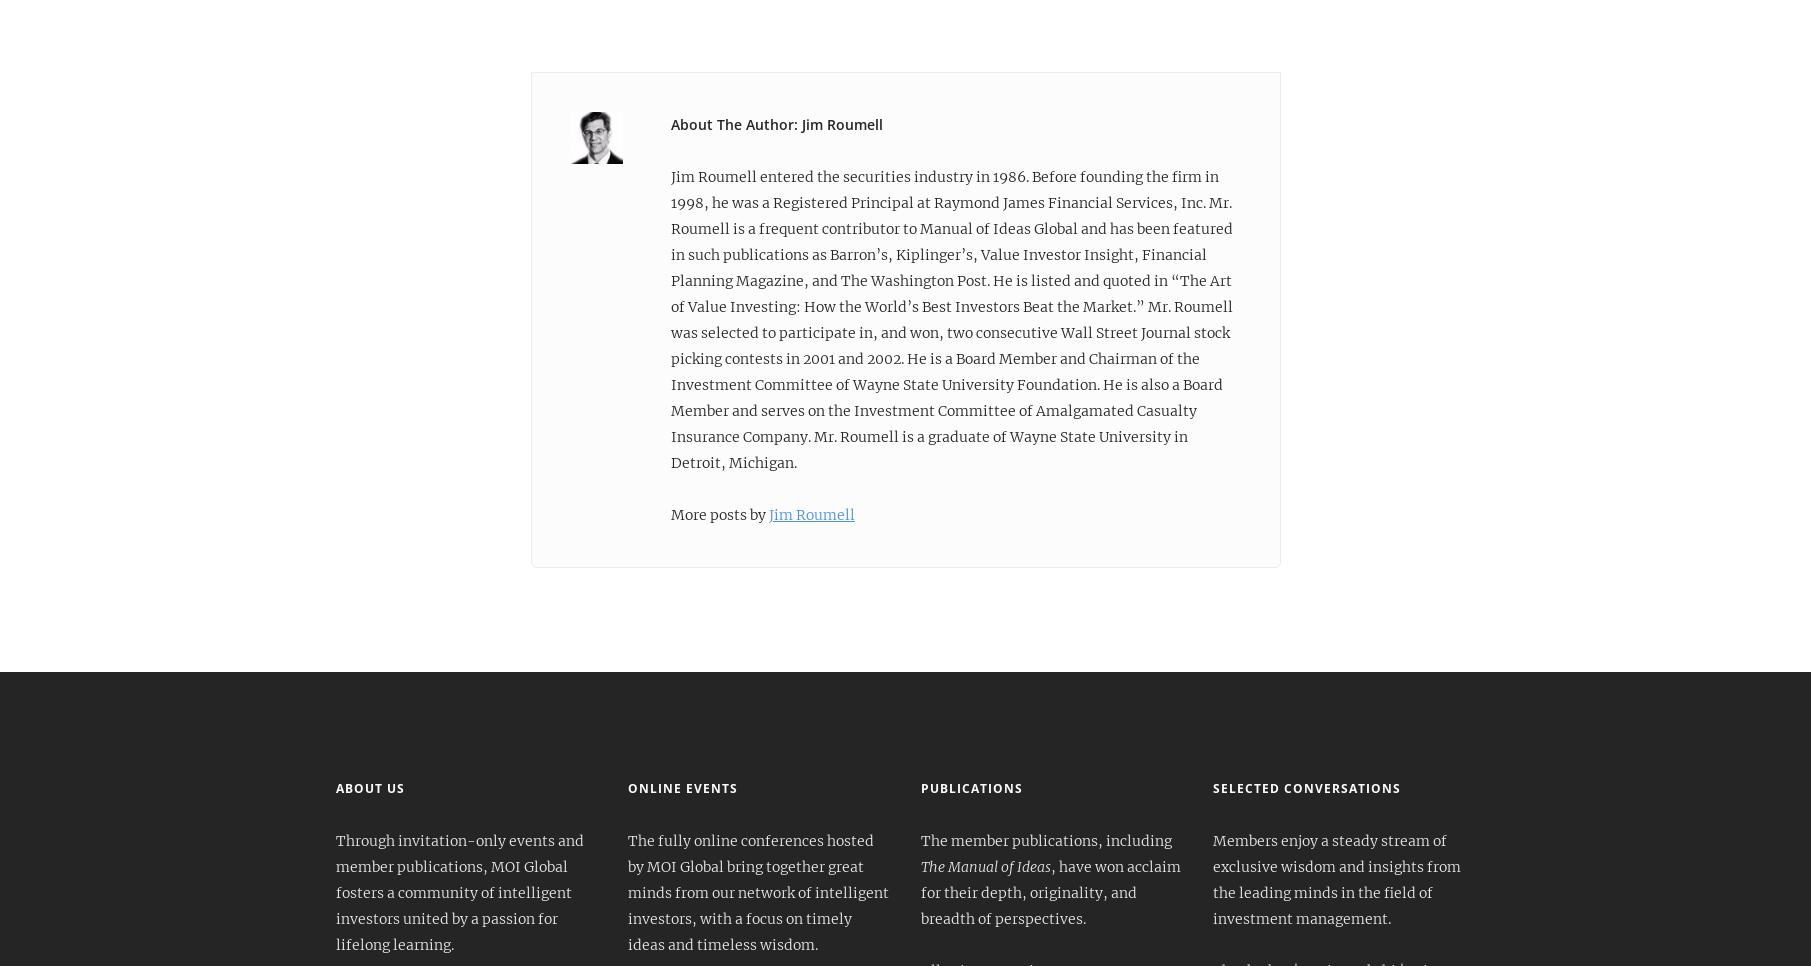 The image size is (1811, 966). I want to click on 'The Manual of Ideas', so click(984, 866).